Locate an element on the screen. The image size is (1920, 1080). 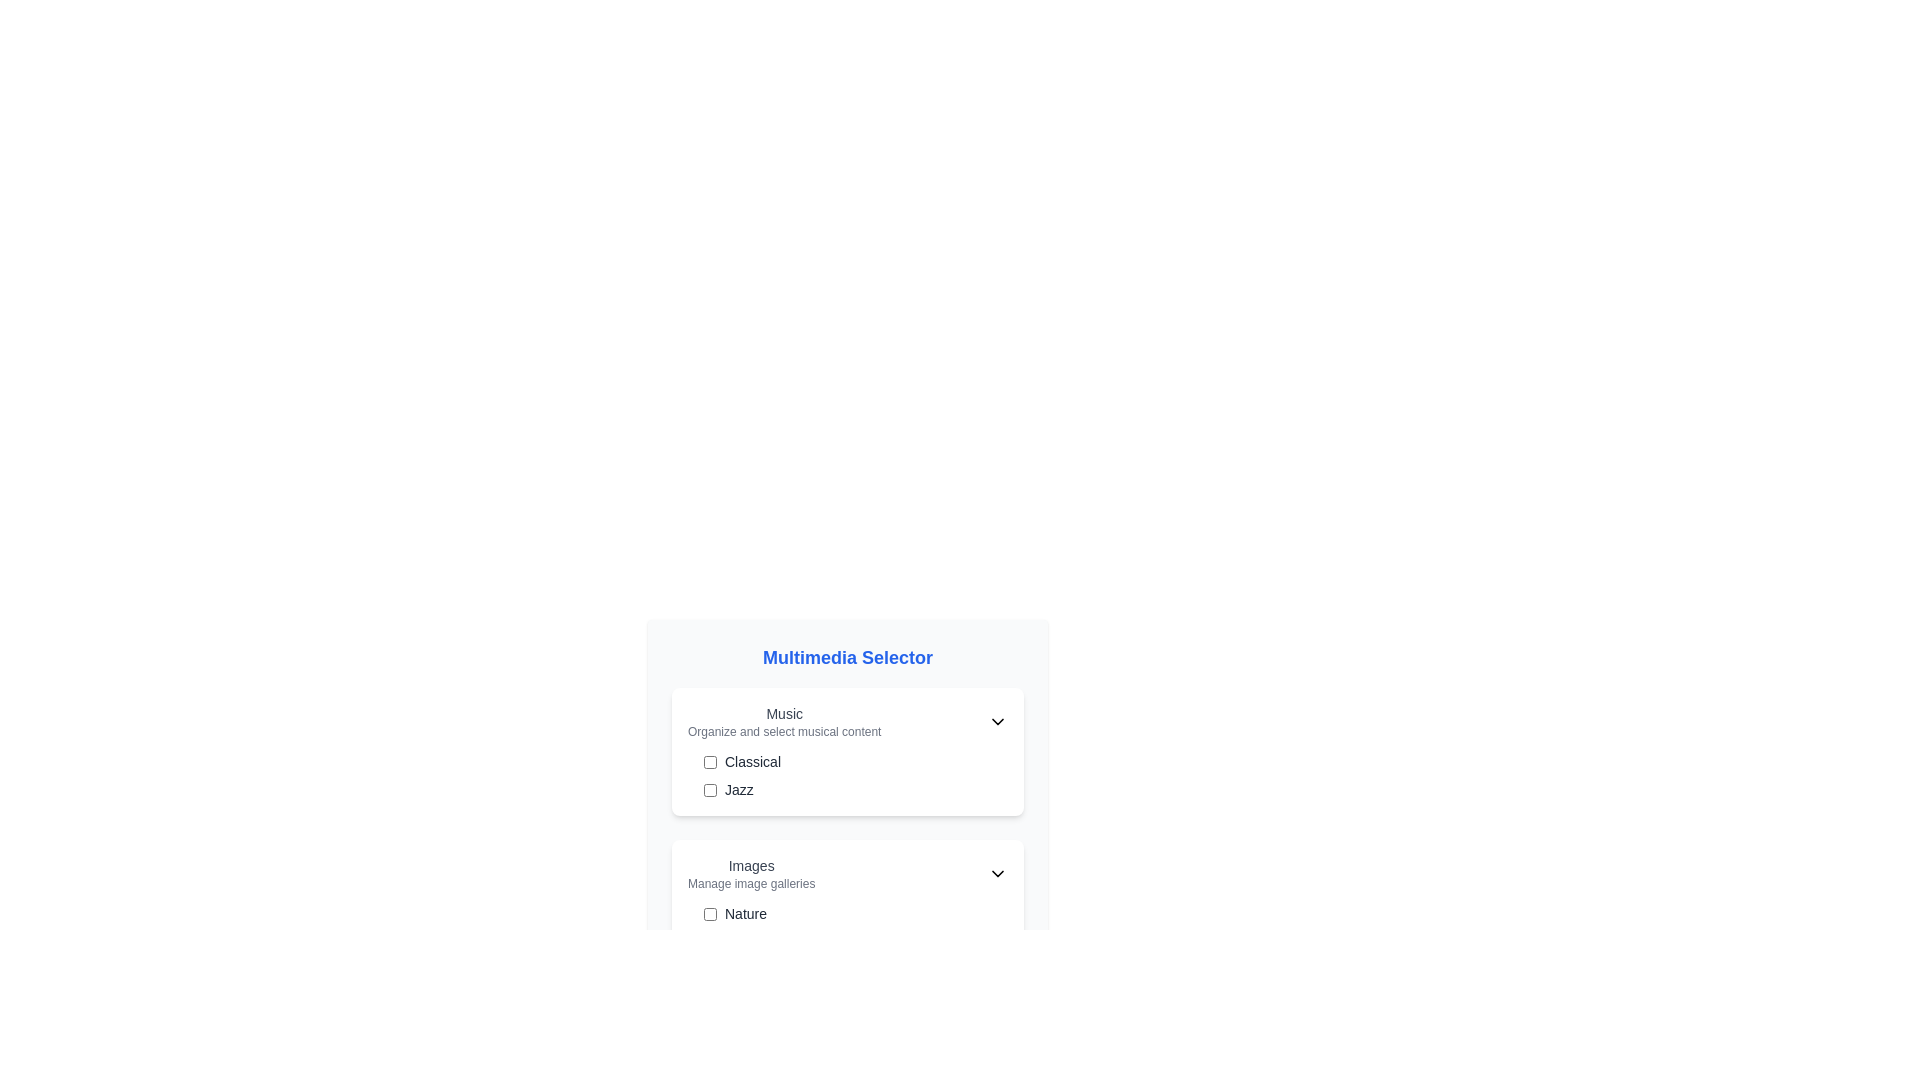
the chevron-down icon located at the right edge of the 'Music' section is located at coordinates (998, 721).